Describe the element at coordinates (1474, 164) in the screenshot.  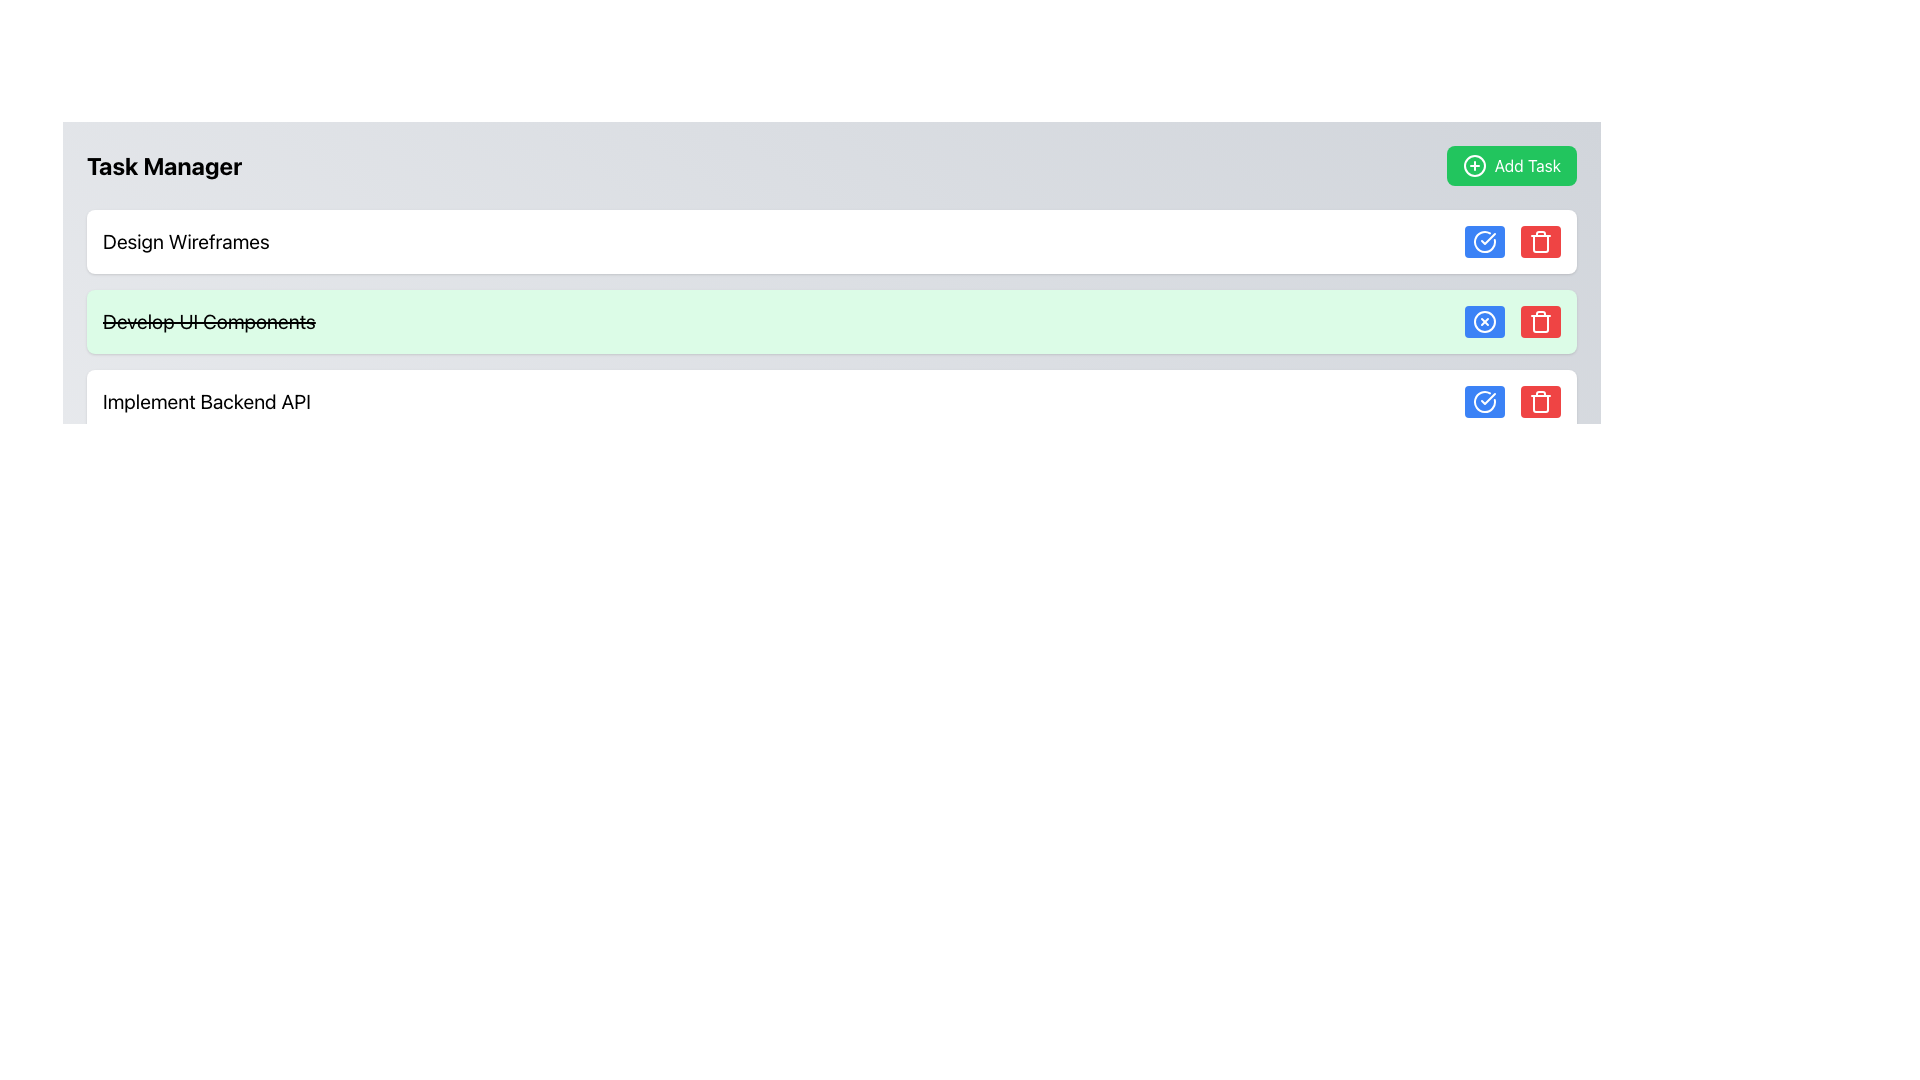
I see `the circular graphical icon located within the green 'Add Task' button at the top-right corner of the interface above the task list` at that location.